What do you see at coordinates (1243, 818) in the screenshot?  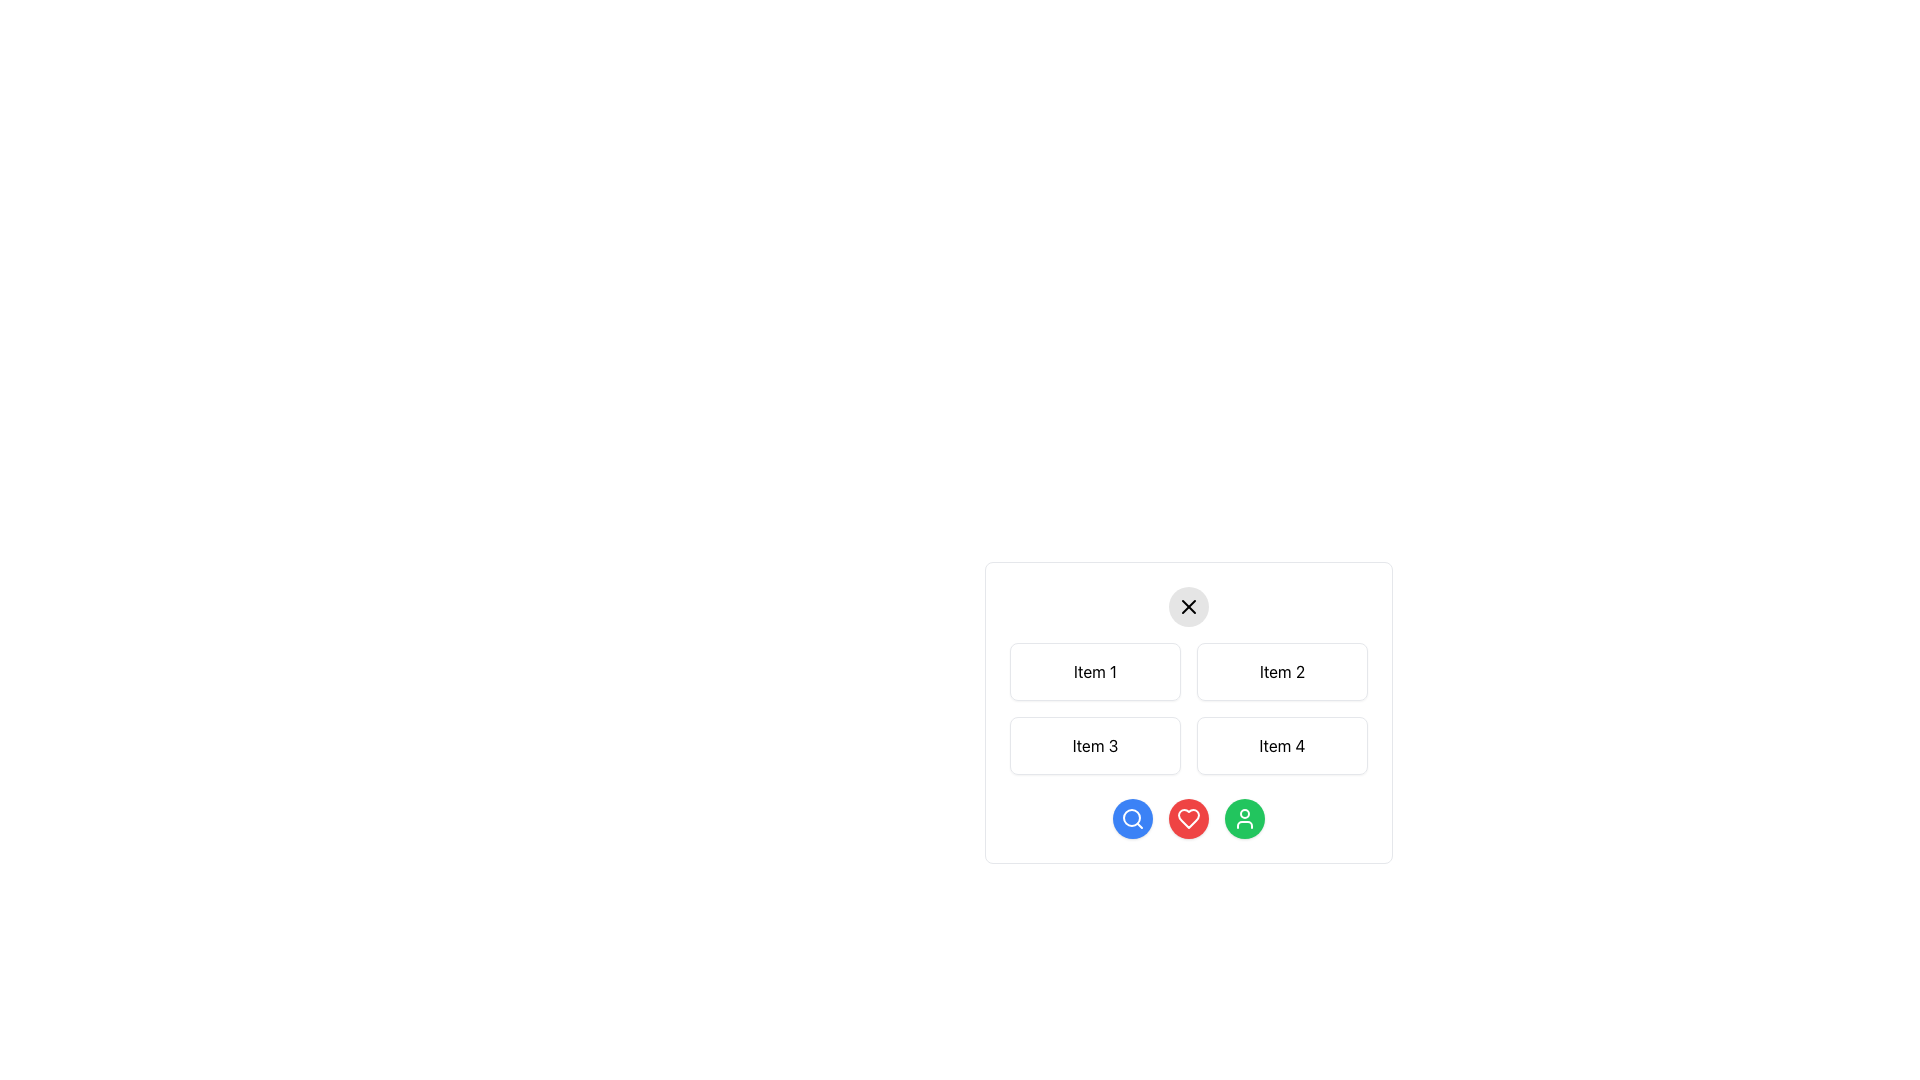 I see `the rightmost icon button in the UI card` at bounding box center [1243, 818].